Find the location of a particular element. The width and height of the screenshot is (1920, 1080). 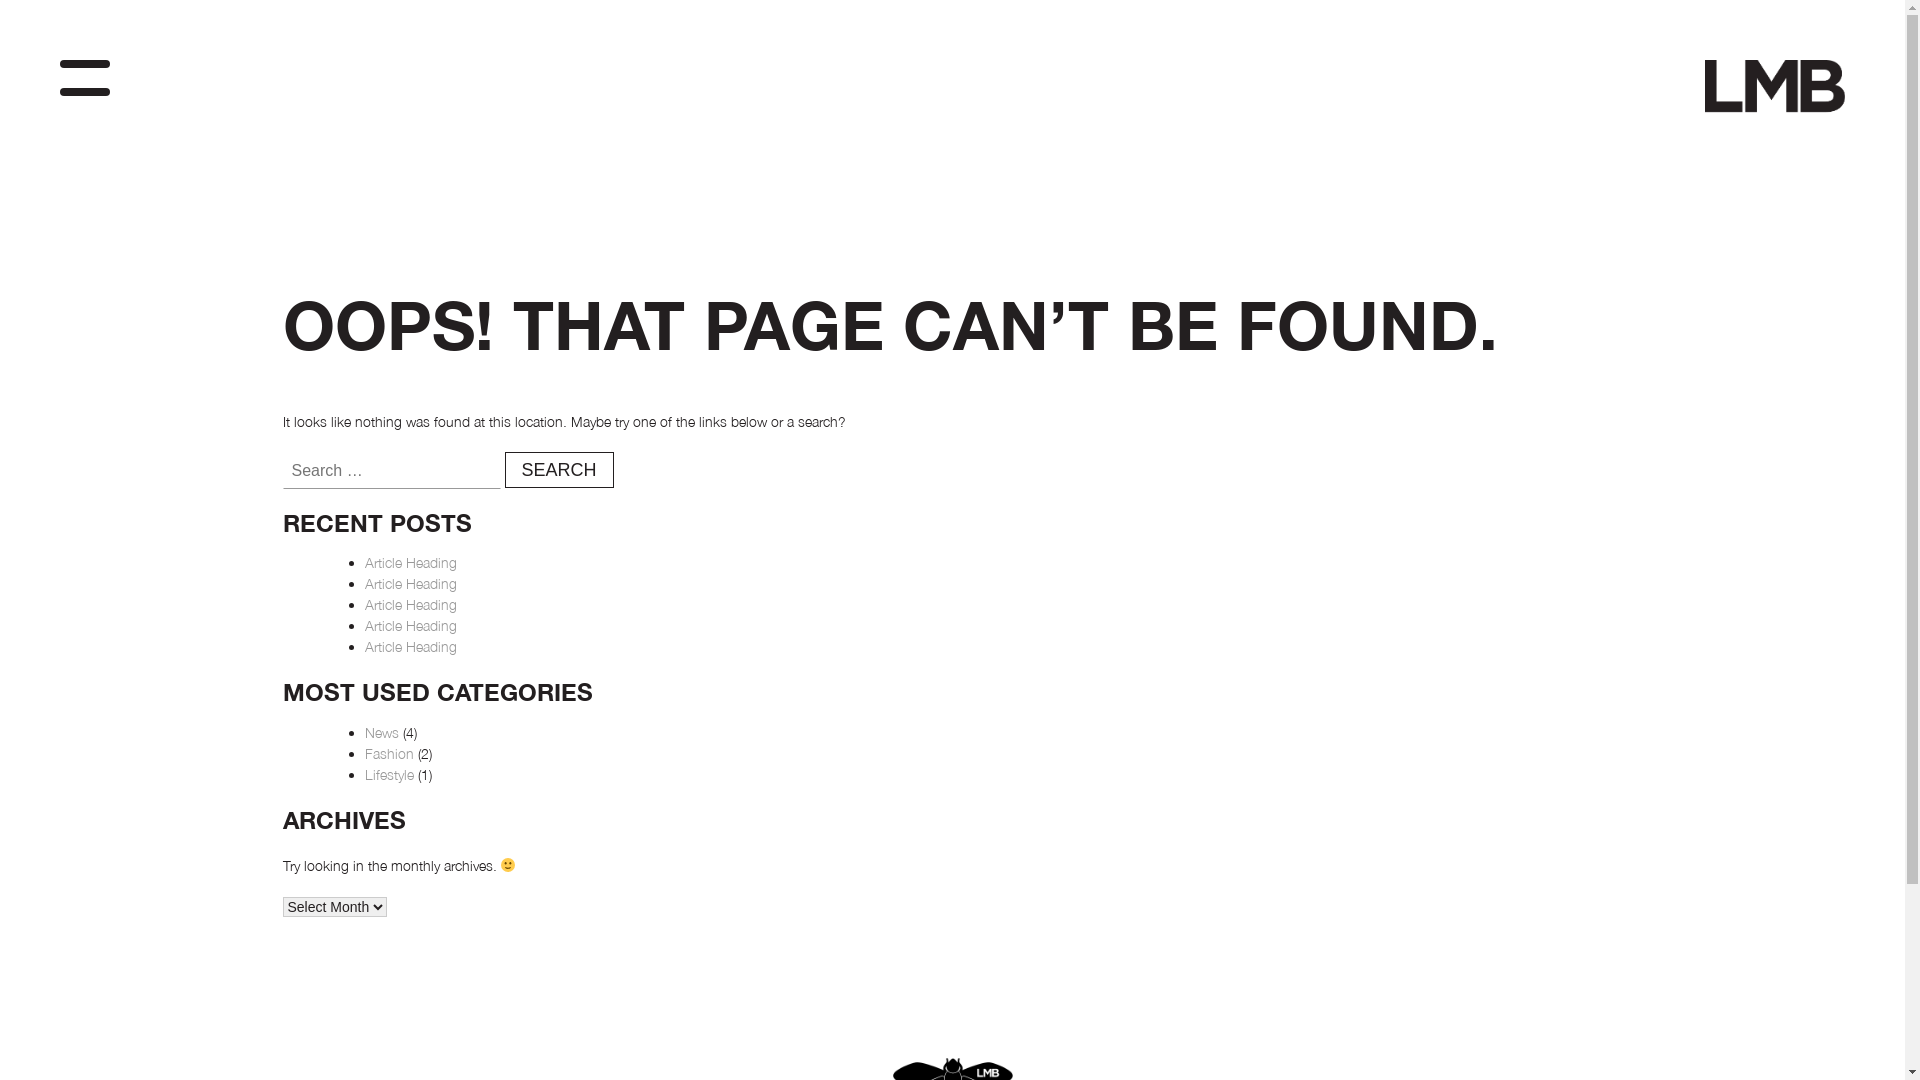

'LMB Management' is located at coordinates (1761, 146).